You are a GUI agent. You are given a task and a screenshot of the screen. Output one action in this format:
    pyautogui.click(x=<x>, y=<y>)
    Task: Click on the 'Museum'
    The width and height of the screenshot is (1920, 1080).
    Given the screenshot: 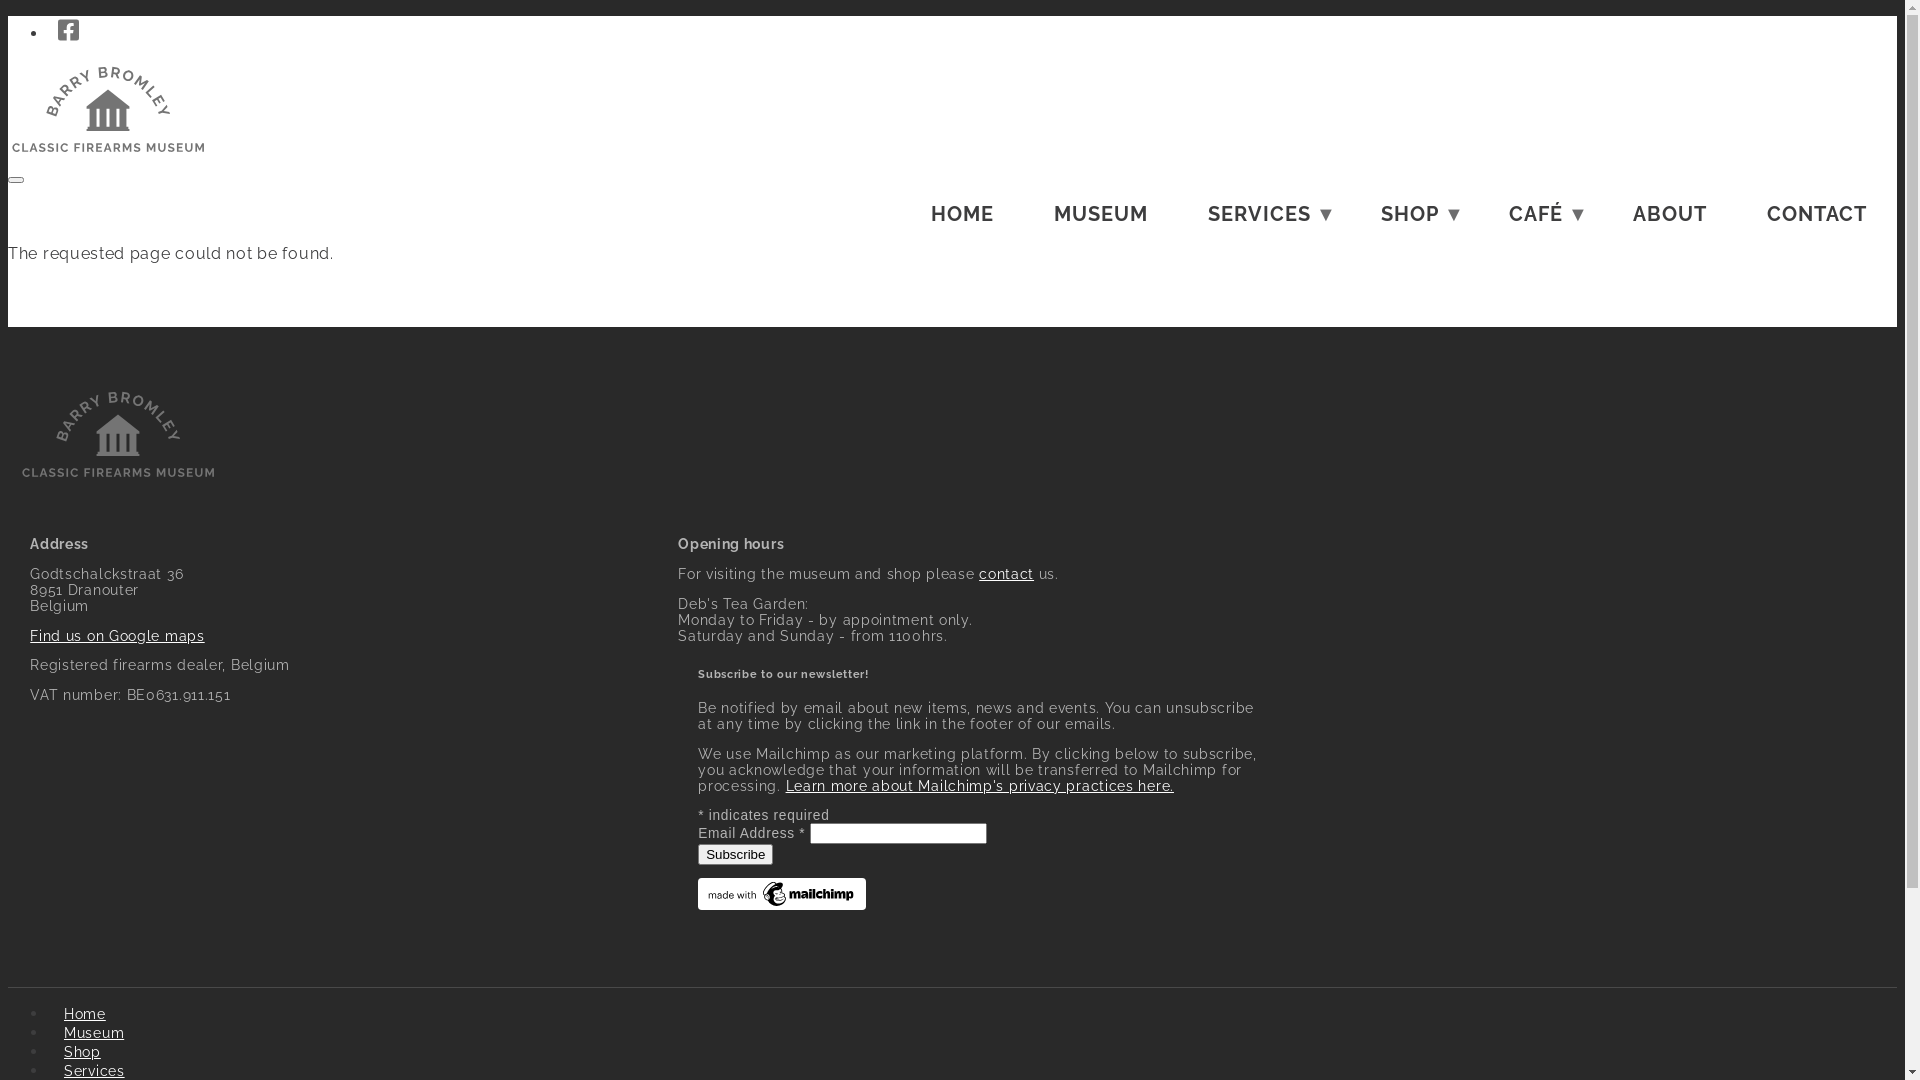 What is the action you would take?
    pyautogui.click(x=93, y=1033)
    